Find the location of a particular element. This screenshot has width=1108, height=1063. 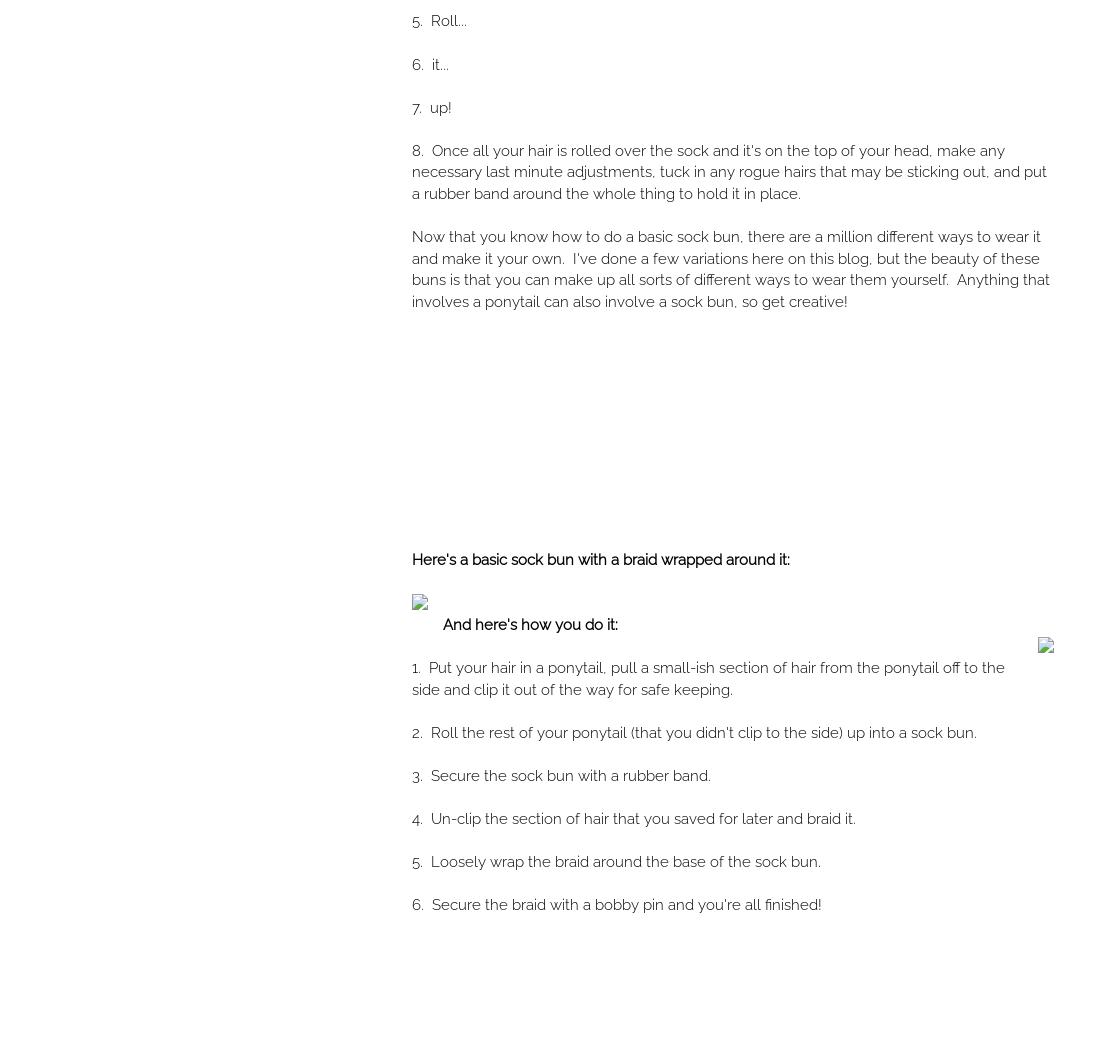

'2.  Roll the rest of your ponytail (that you didn't clip to the side) up into a sock bun.' is located at coordinates (693, 730).